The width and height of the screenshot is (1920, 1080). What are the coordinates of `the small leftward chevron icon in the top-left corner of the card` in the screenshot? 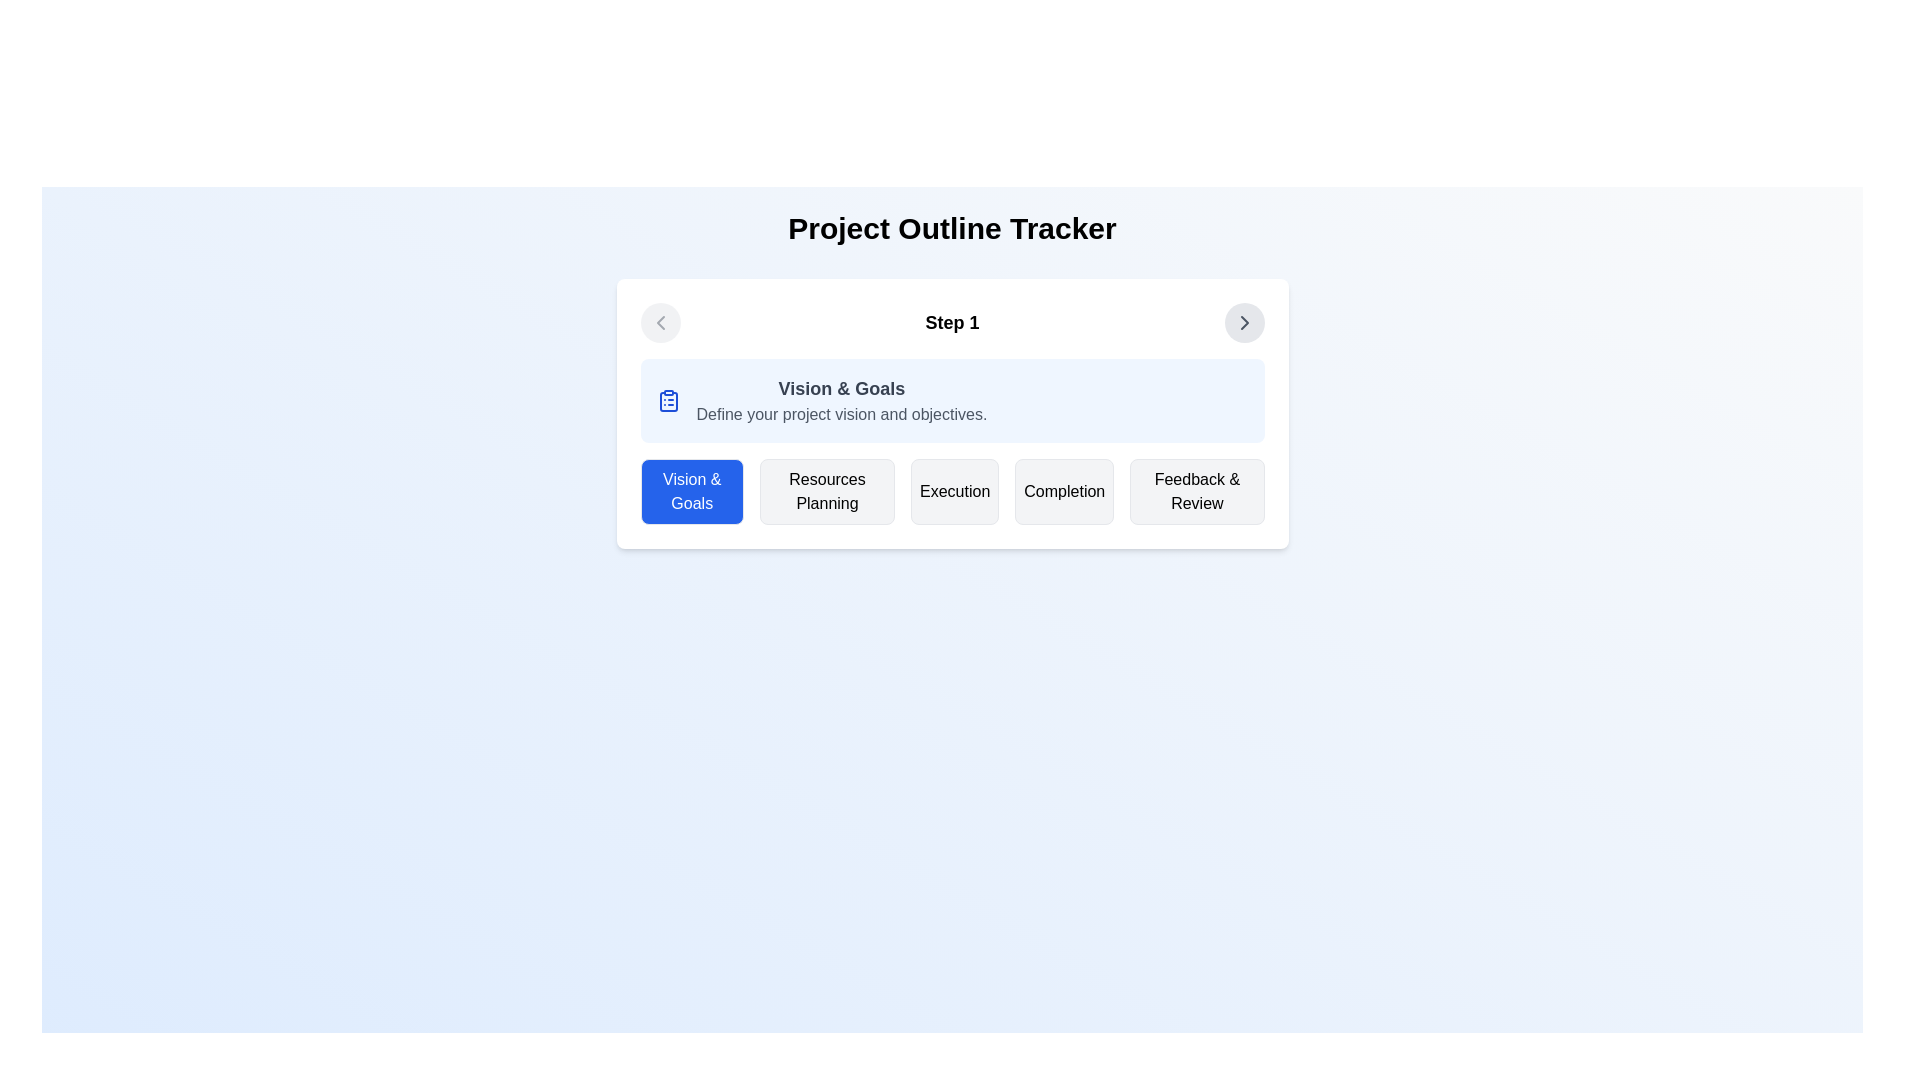 It's located at (660, 322).